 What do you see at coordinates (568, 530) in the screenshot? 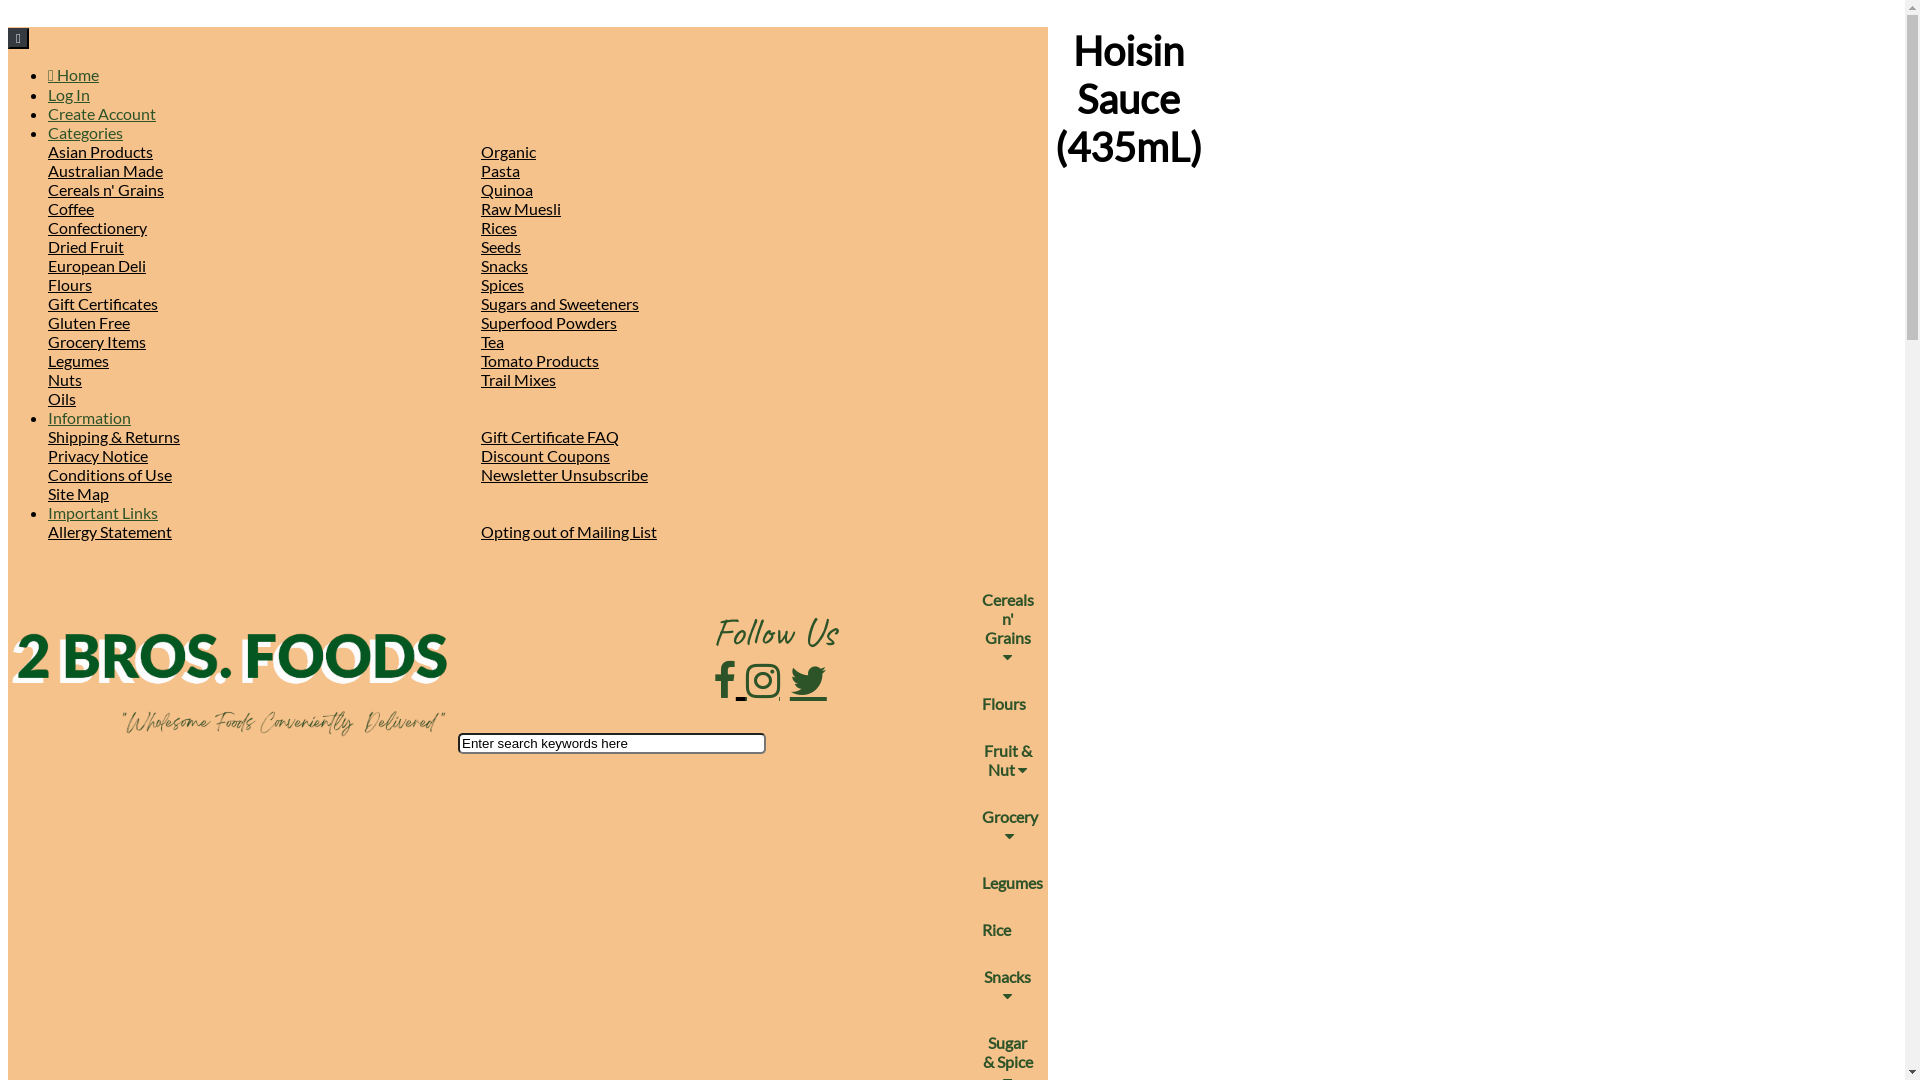
I see `'Opting out of Mailing List'` at bounding box center [568, 530].